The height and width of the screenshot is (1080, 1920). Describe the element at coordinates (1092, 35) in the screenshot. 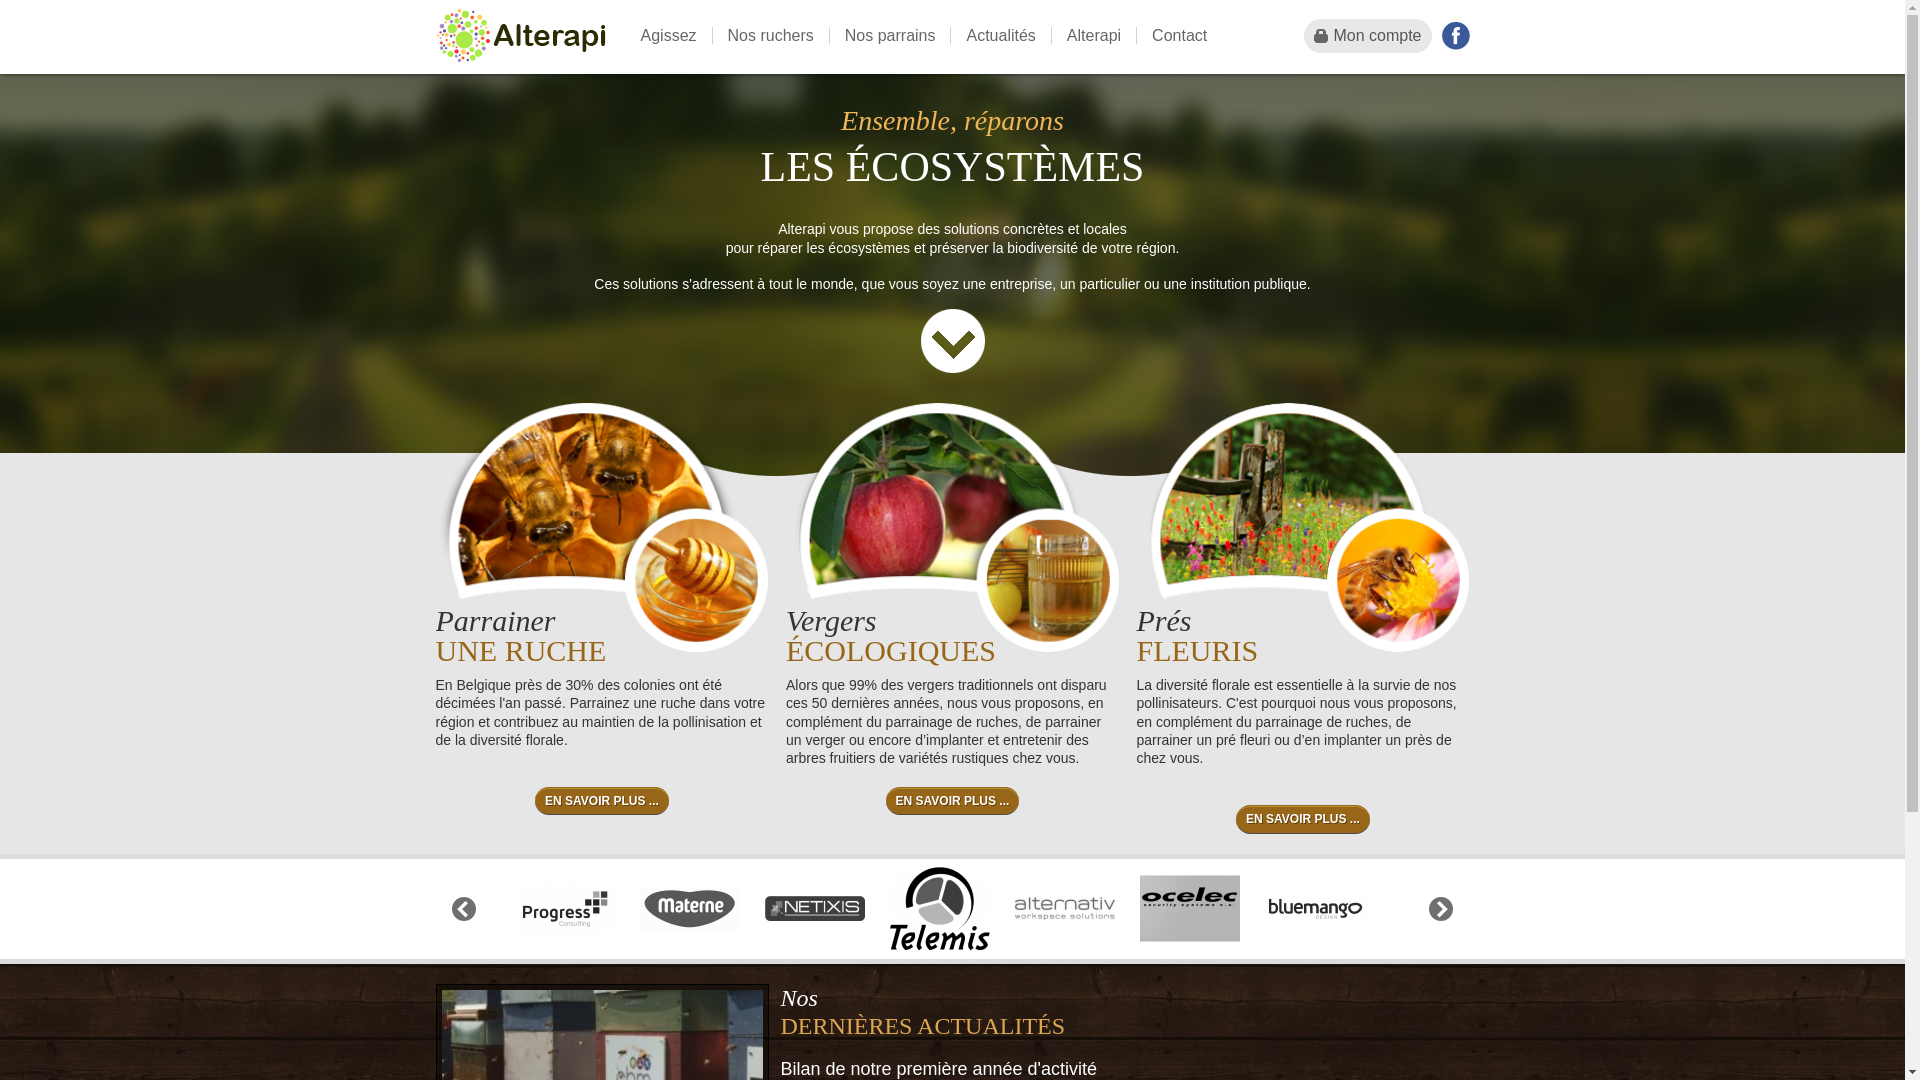

I see `'Alterapi'` at that location.